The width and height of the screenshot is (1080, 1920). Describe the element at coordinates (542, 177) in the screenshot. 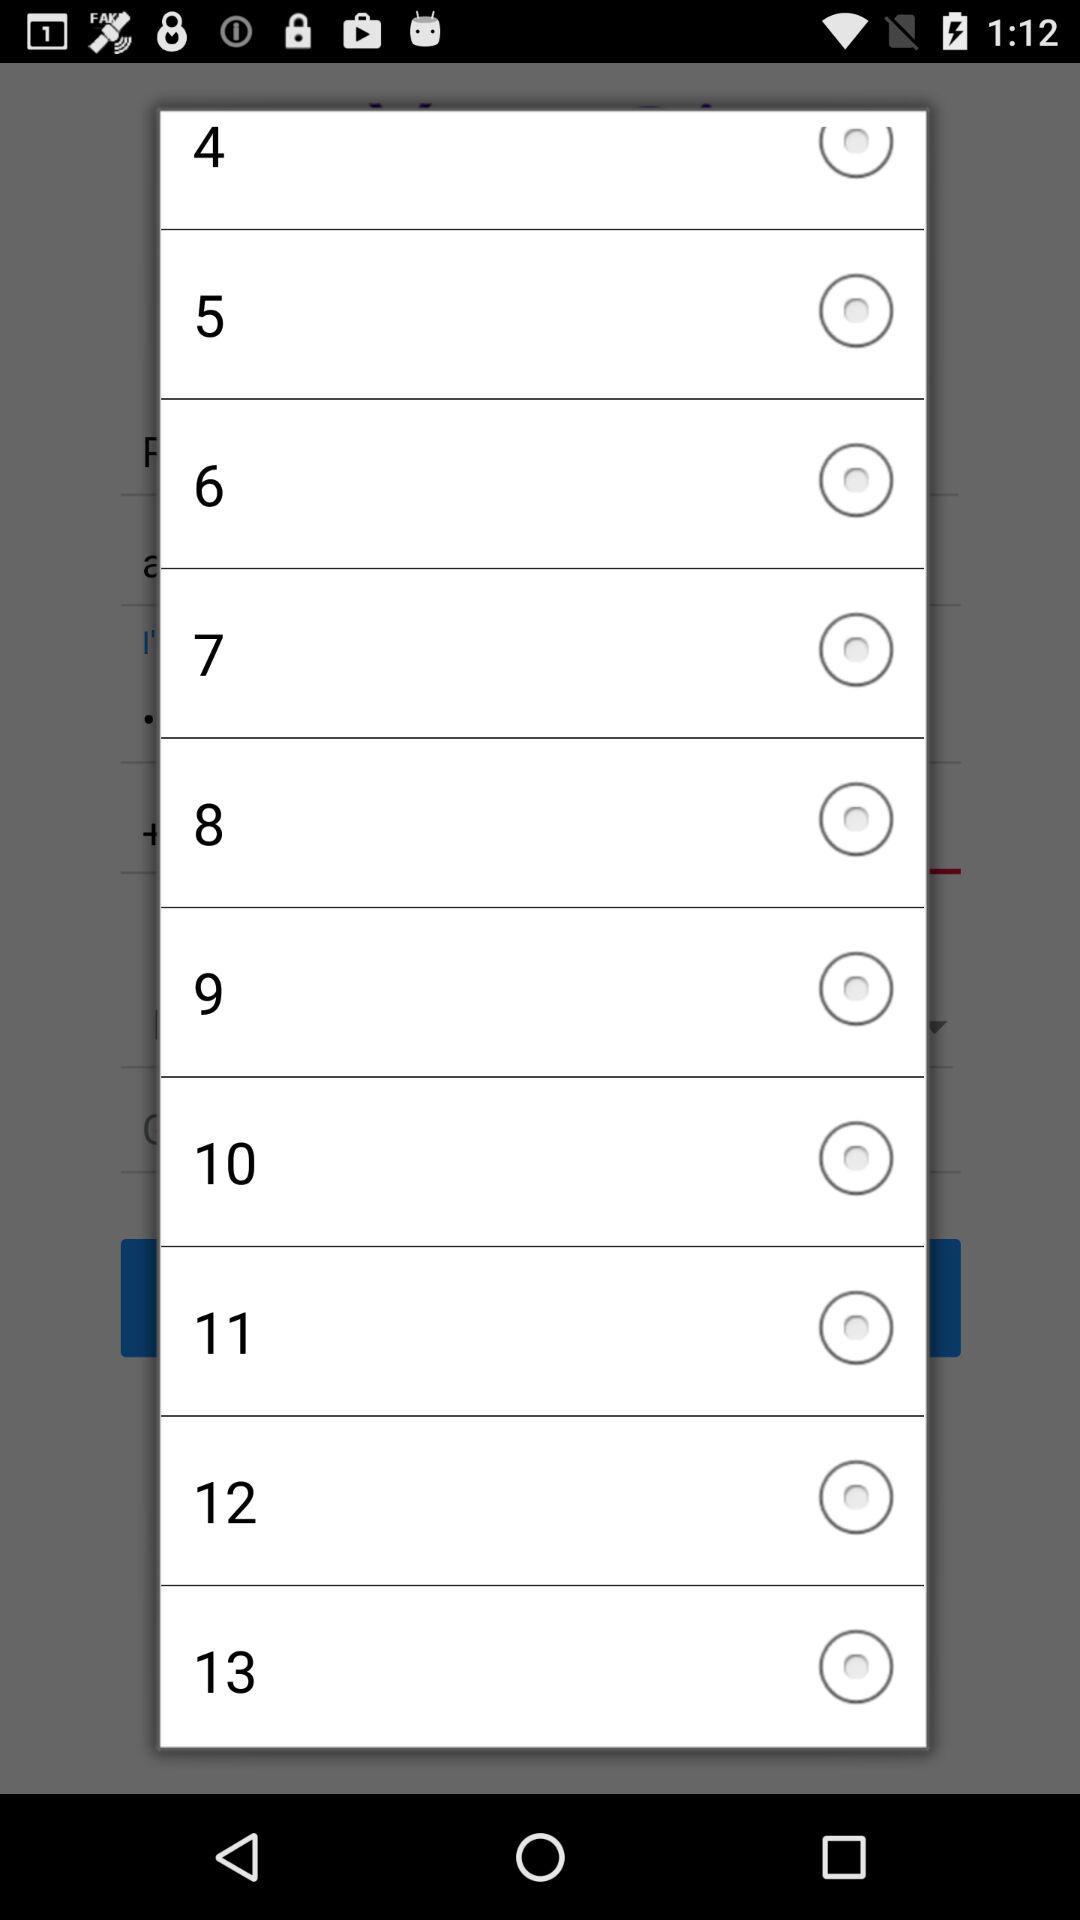

I see `the icon above the 5` at that location.